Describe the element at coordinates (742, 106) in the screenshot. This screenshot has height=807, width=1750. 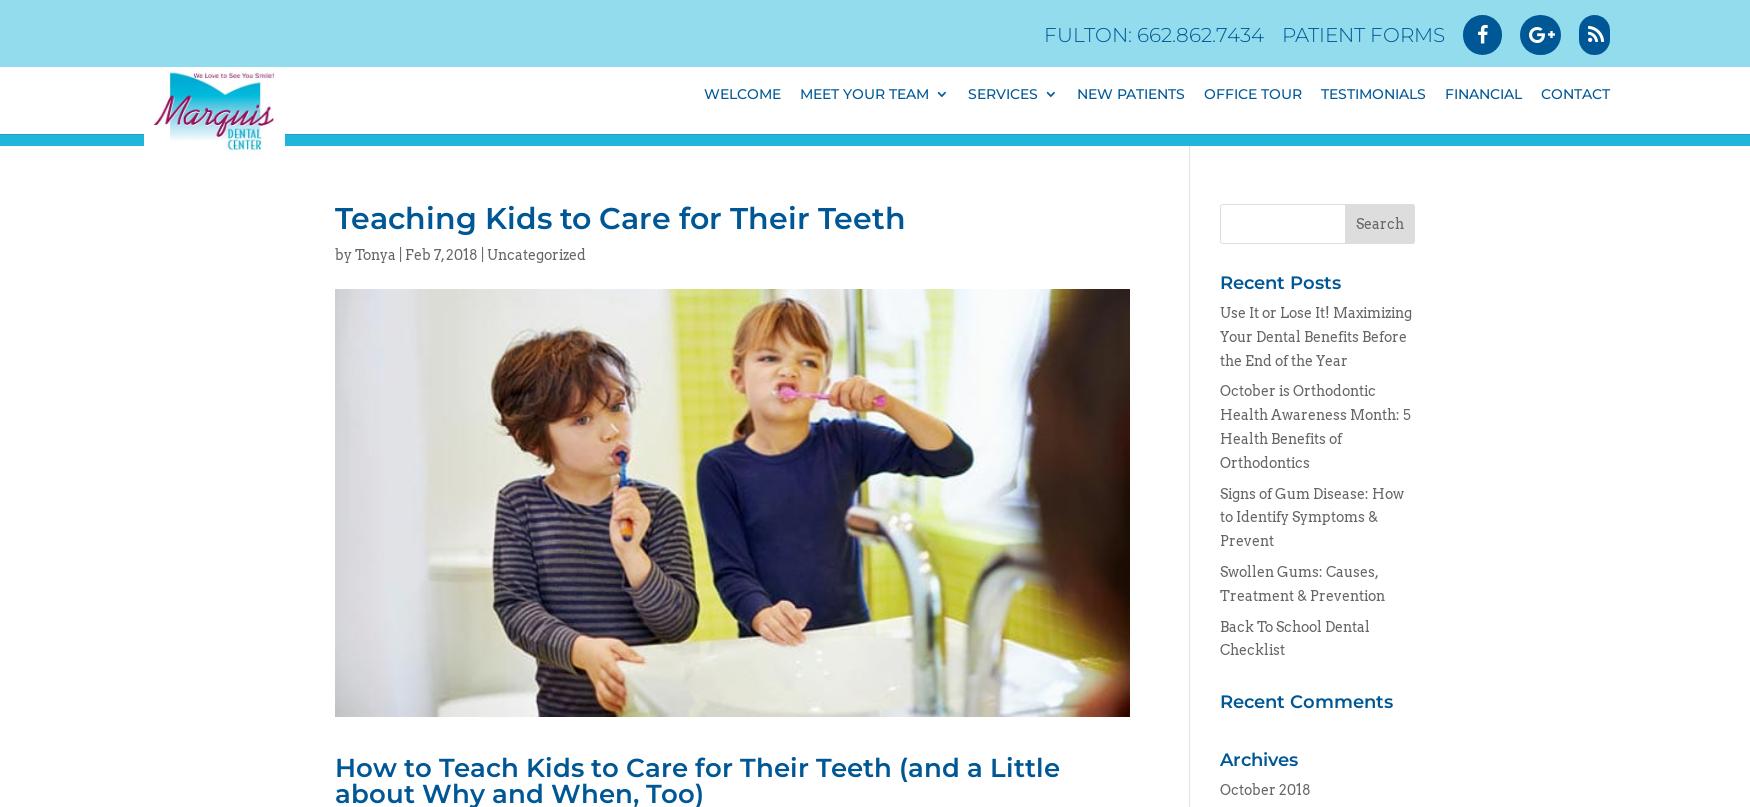
I see `'Welcome'` at that location.